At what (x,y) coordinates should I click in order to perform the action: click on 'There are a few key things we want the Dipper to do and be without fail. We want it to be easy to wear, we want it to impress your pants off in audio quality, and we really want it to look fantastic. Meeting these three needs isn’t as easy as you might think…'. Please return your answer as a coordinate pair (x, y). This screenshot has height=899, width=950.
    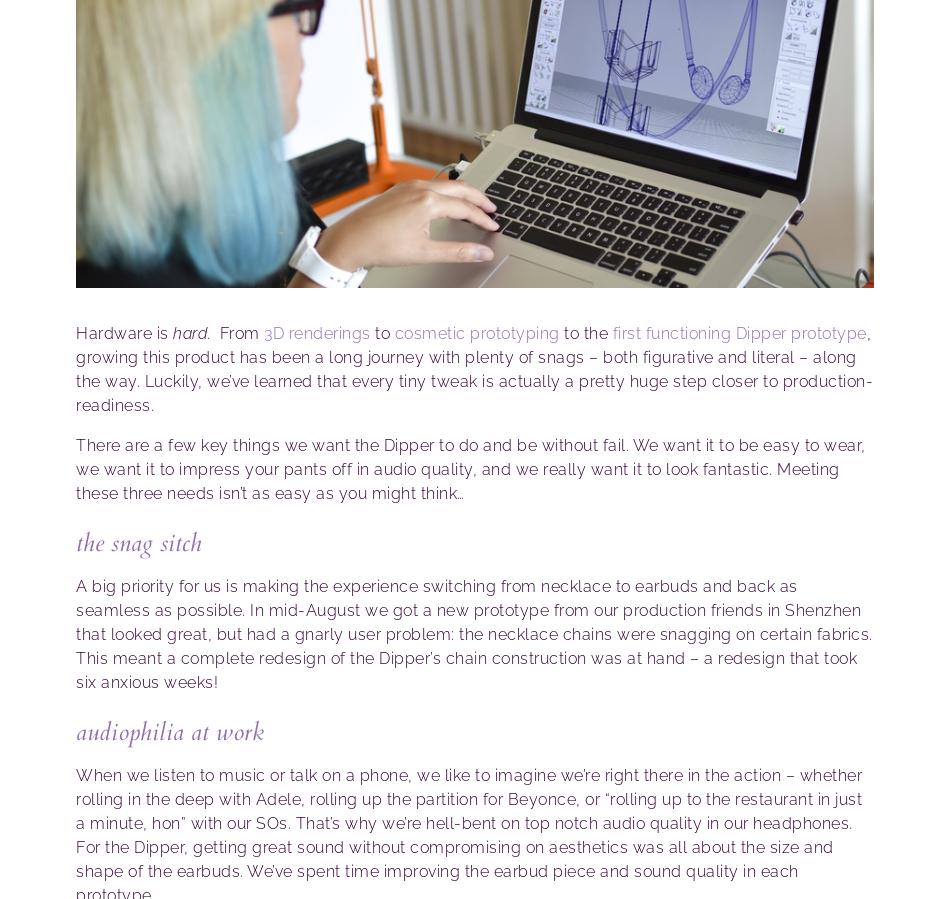
    Looking at the image, I should click on (469, 469).